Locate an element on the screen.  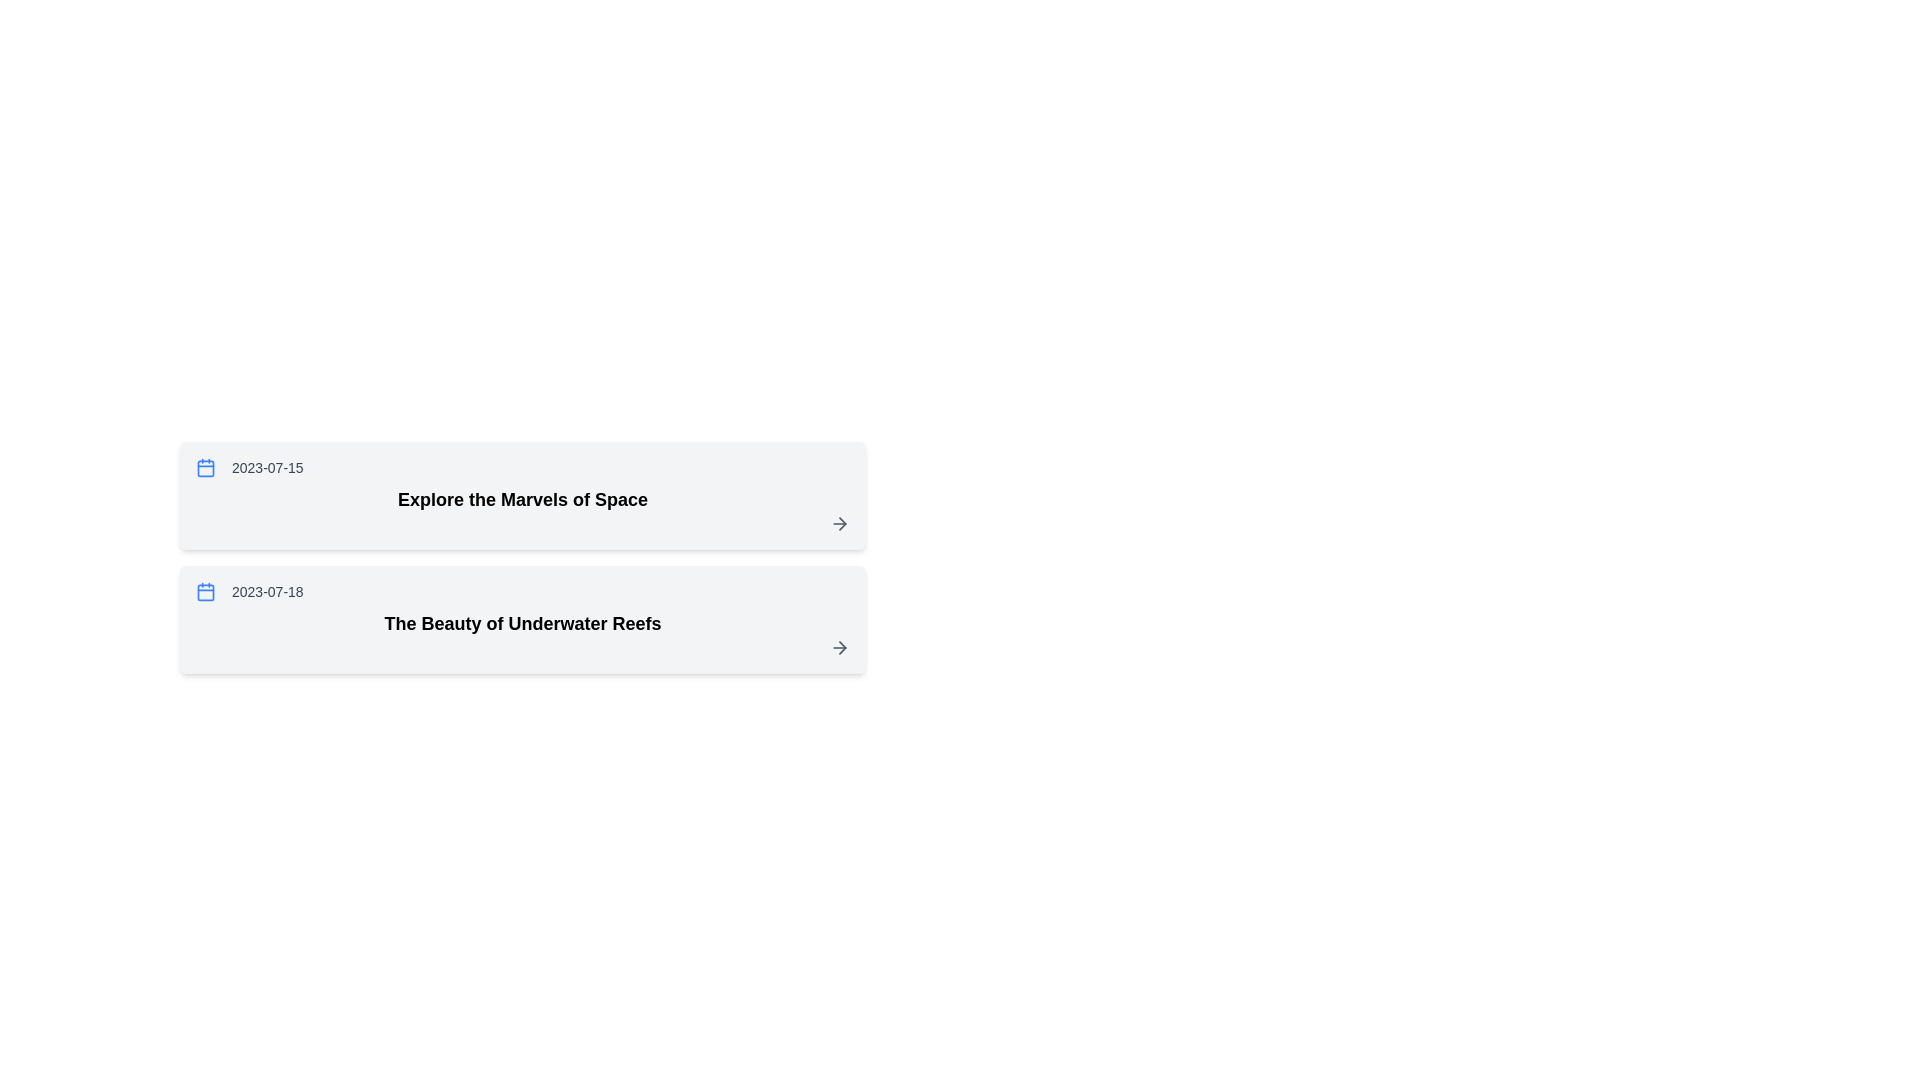
the graphical arrow icon indicating forward action located at the right end of the list item titled 'Explore the Marvels of Space' dated '2023-07-15' is located at coordinates (842, 523).